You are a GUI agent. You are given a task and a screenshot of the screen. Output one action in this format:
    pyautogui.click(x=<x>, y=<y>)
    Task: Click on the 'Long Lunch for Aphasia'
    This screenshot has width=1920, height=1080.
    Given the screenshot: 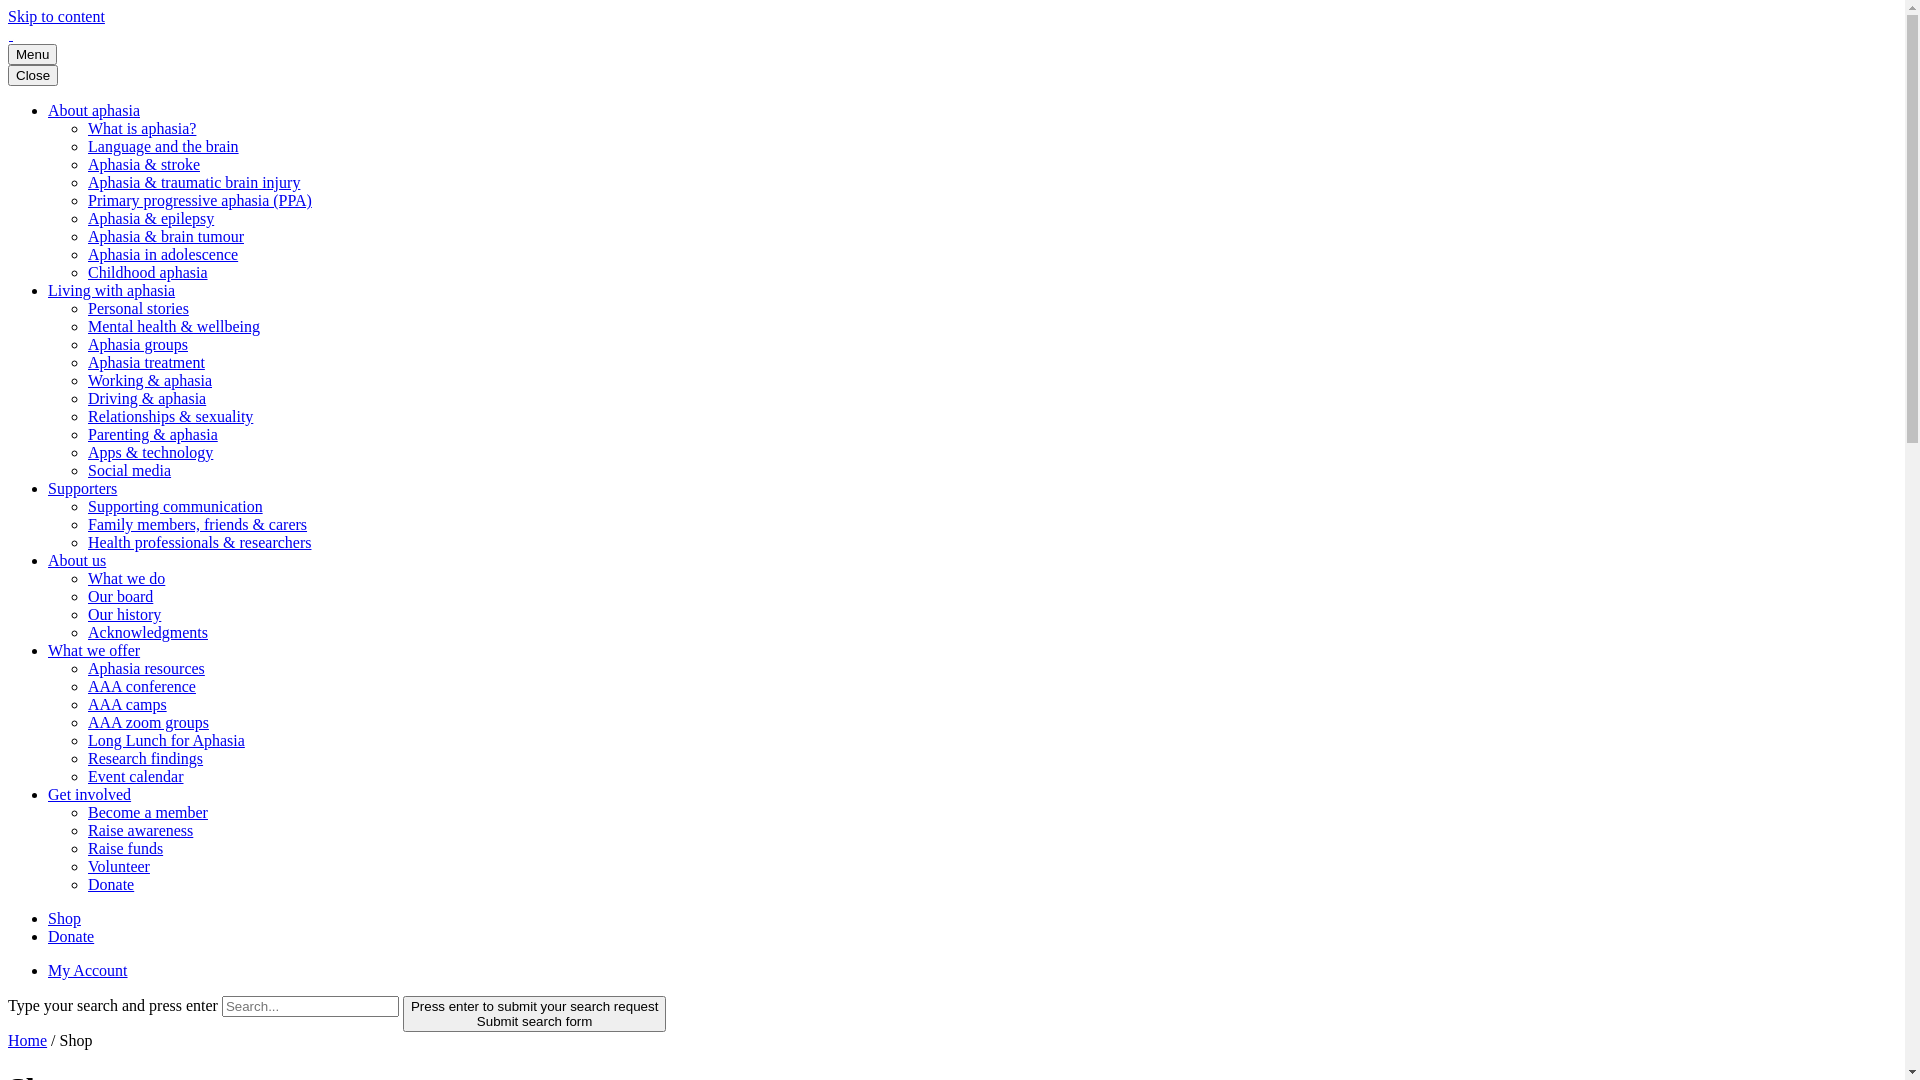 What is the action you would take?
    pyautogui.click(x=166, y=740)
    